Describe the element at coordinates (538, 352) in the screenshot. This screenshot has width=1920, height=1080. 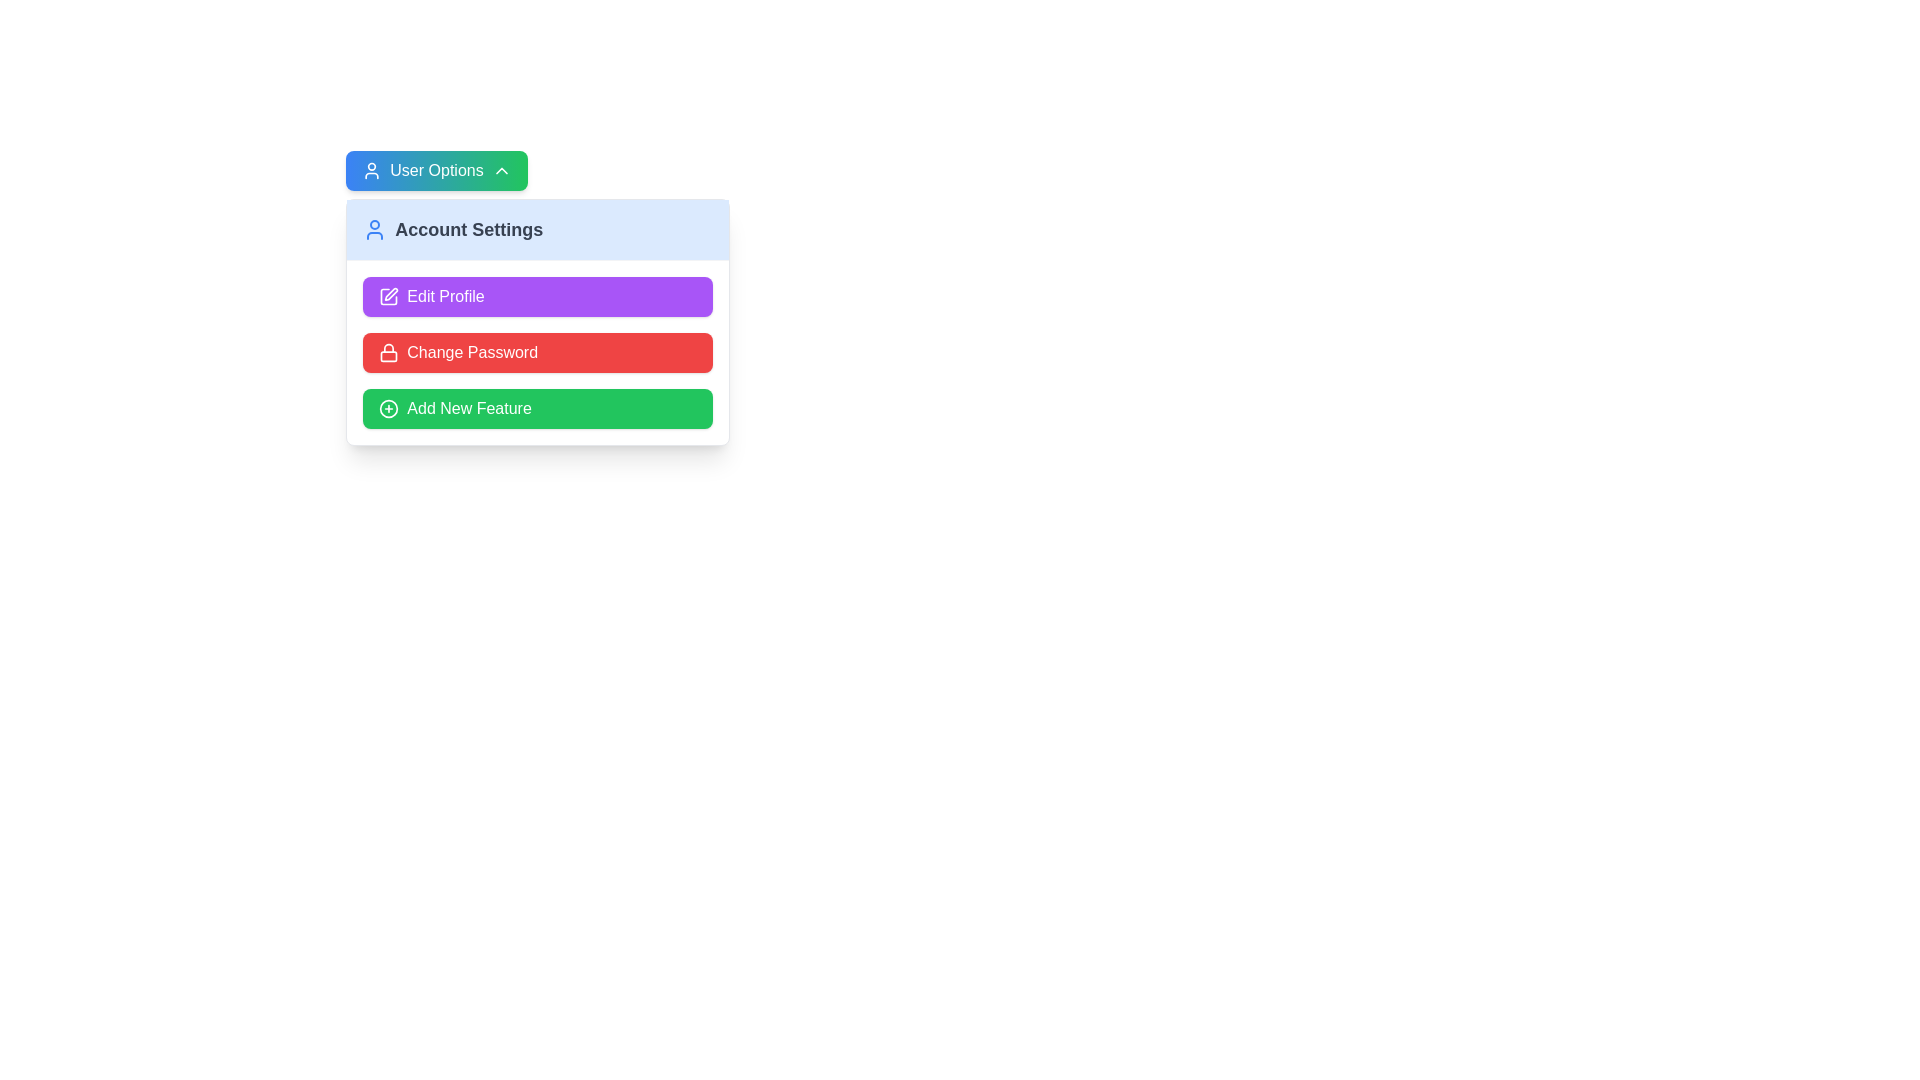
I see `the 'Change Password' button located beneath the 'Edit Profile' button and above the 'Add New Feature' button in the 'Account Settings' section` at that location.